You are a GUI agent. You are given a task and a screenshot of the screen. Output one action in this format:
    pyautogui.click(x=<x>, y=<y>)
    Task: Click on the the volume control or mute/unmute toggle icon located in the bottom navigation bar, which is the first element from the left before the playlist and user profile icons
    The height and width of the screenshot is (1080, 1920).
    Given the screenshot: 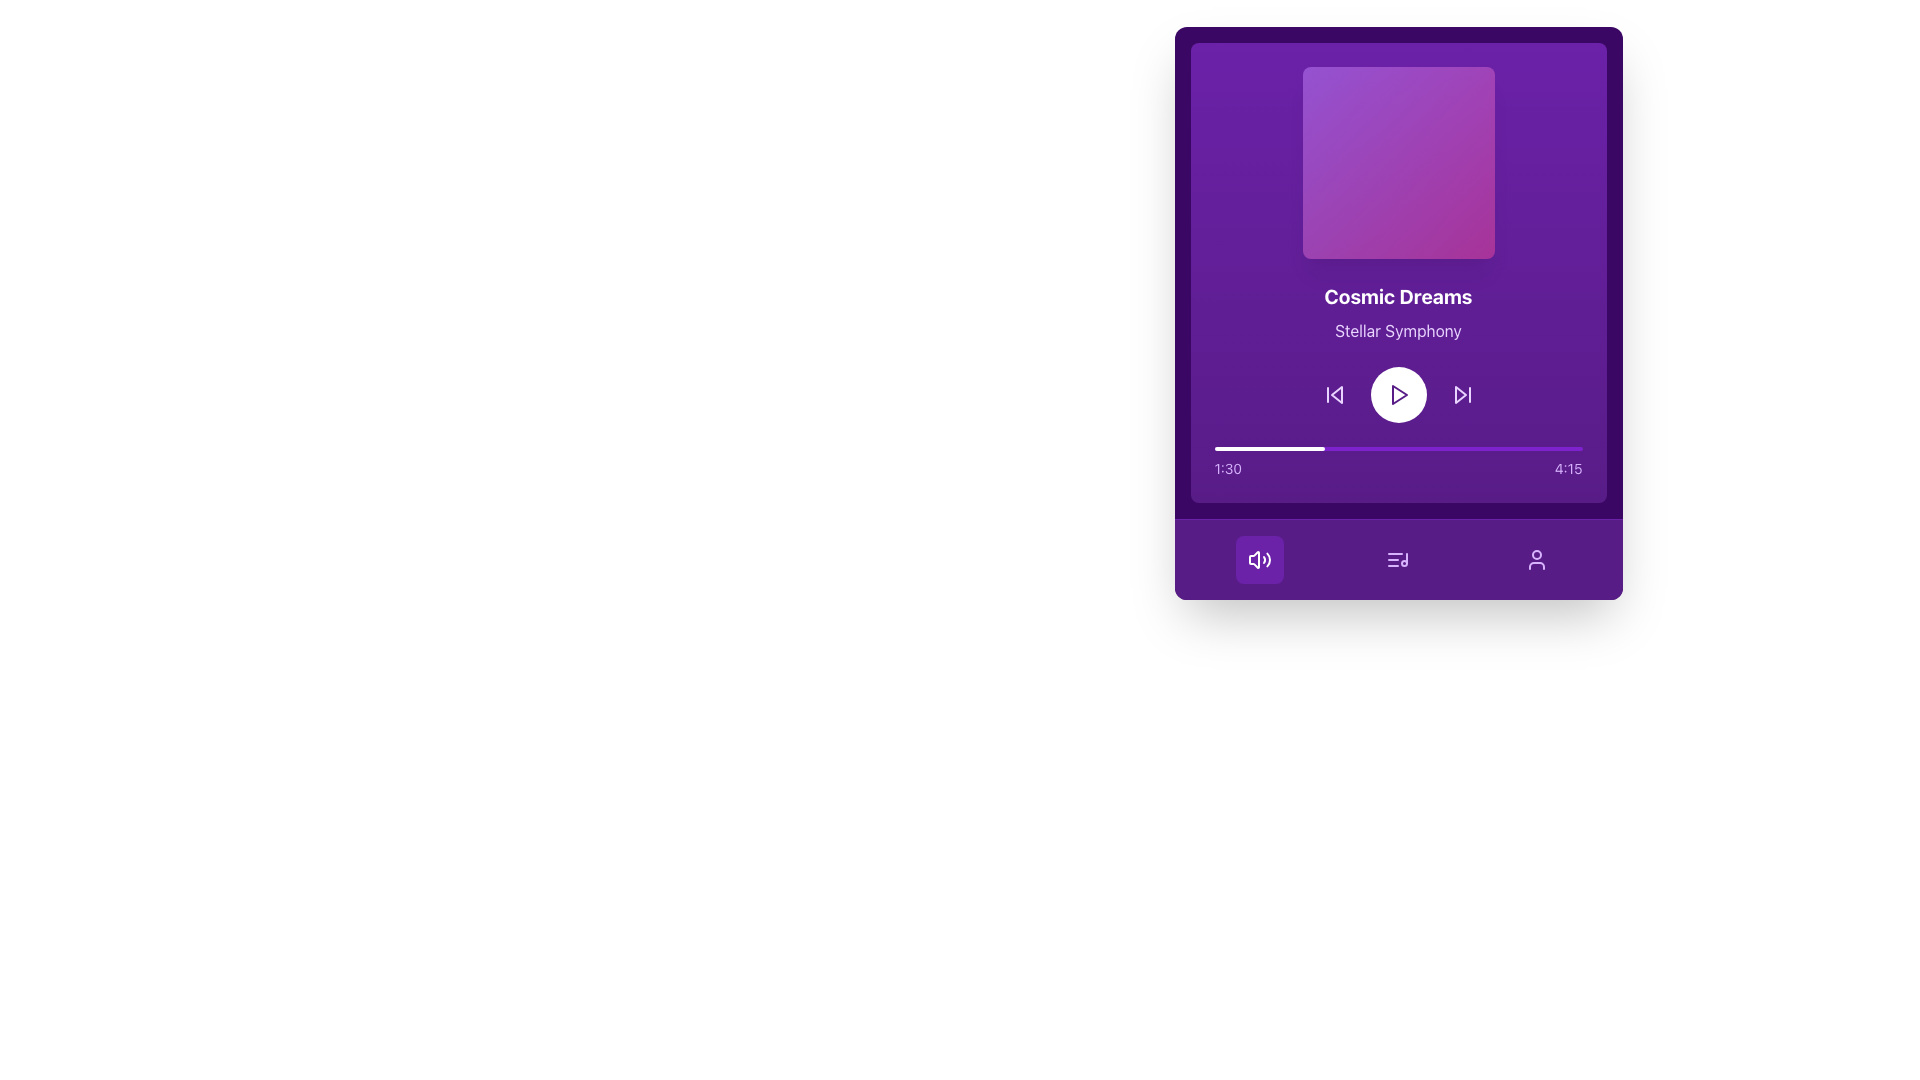 What is the action you would take?
    pyautogui.click(x=1253, y=559)
    